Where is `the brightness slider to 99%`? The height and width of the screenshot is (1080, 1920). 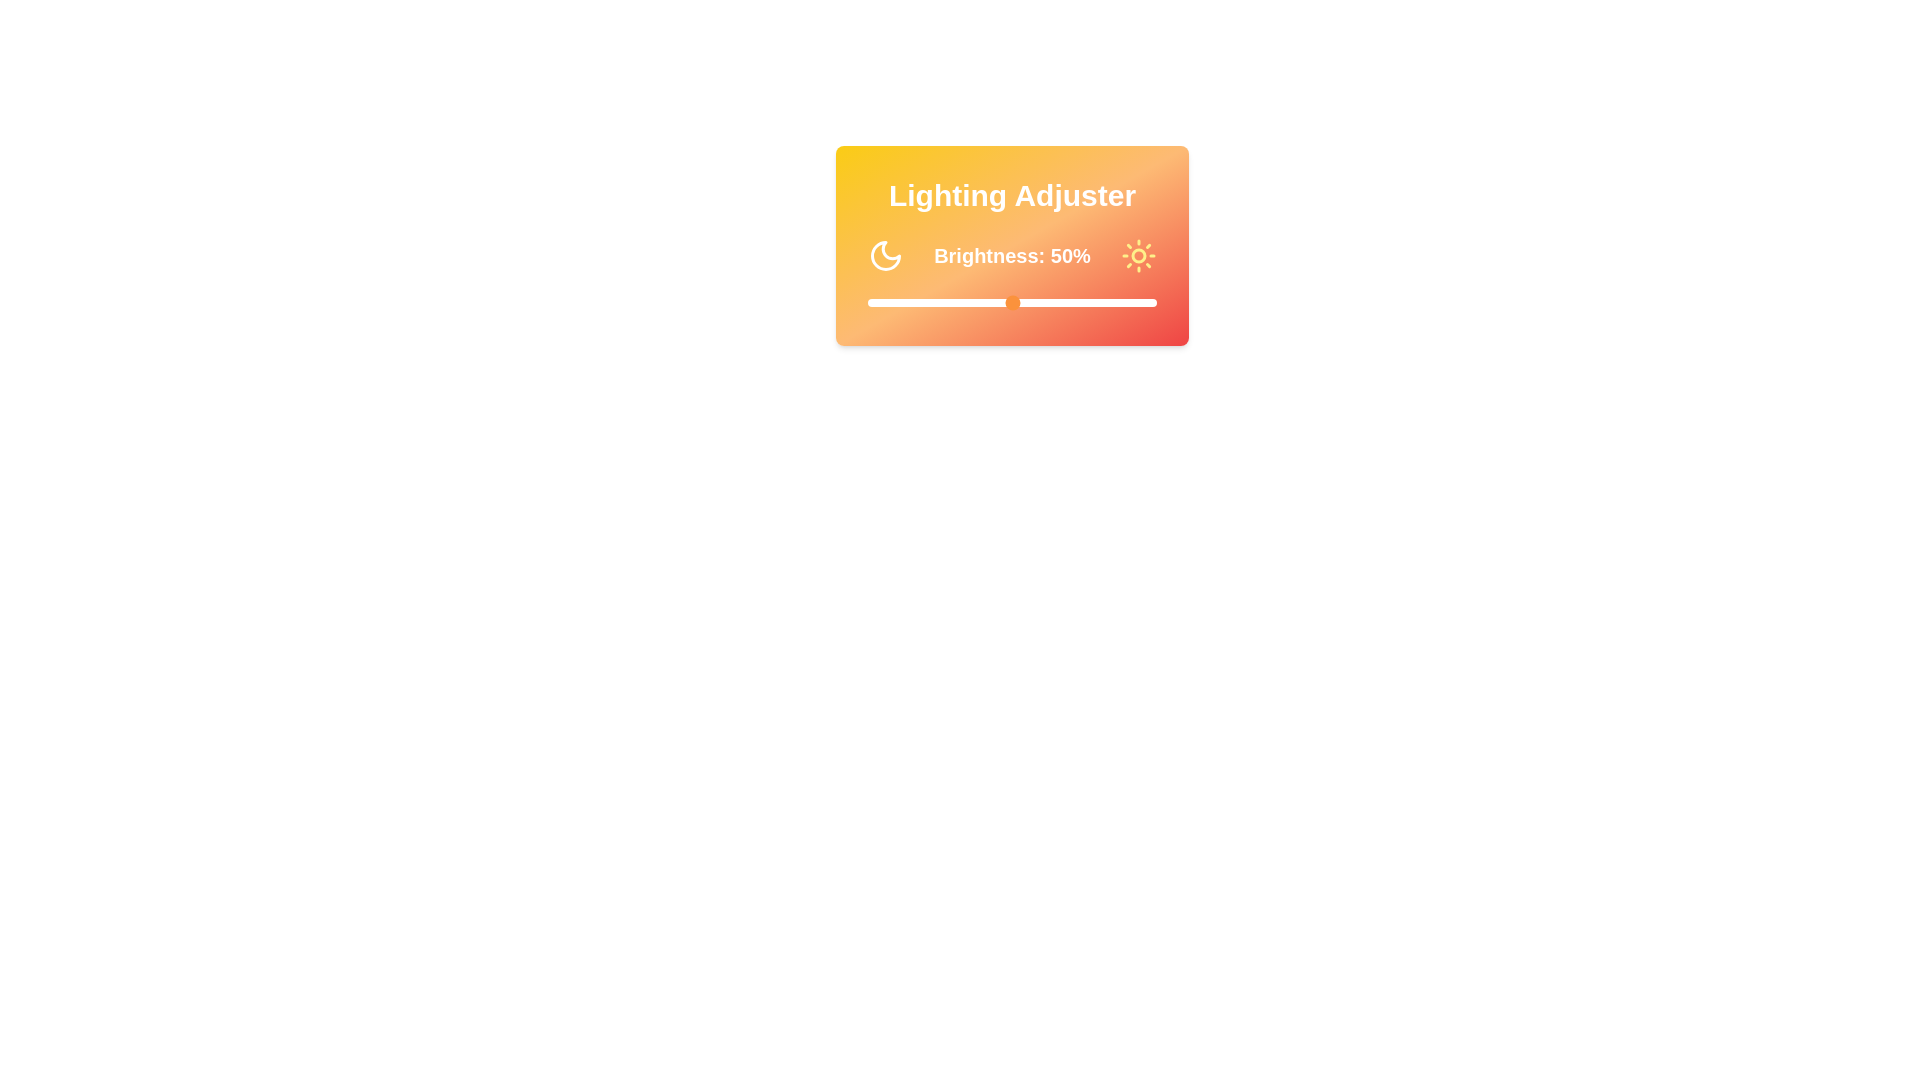
the brightness slider to 99% is located at coordinates (1154, 303).